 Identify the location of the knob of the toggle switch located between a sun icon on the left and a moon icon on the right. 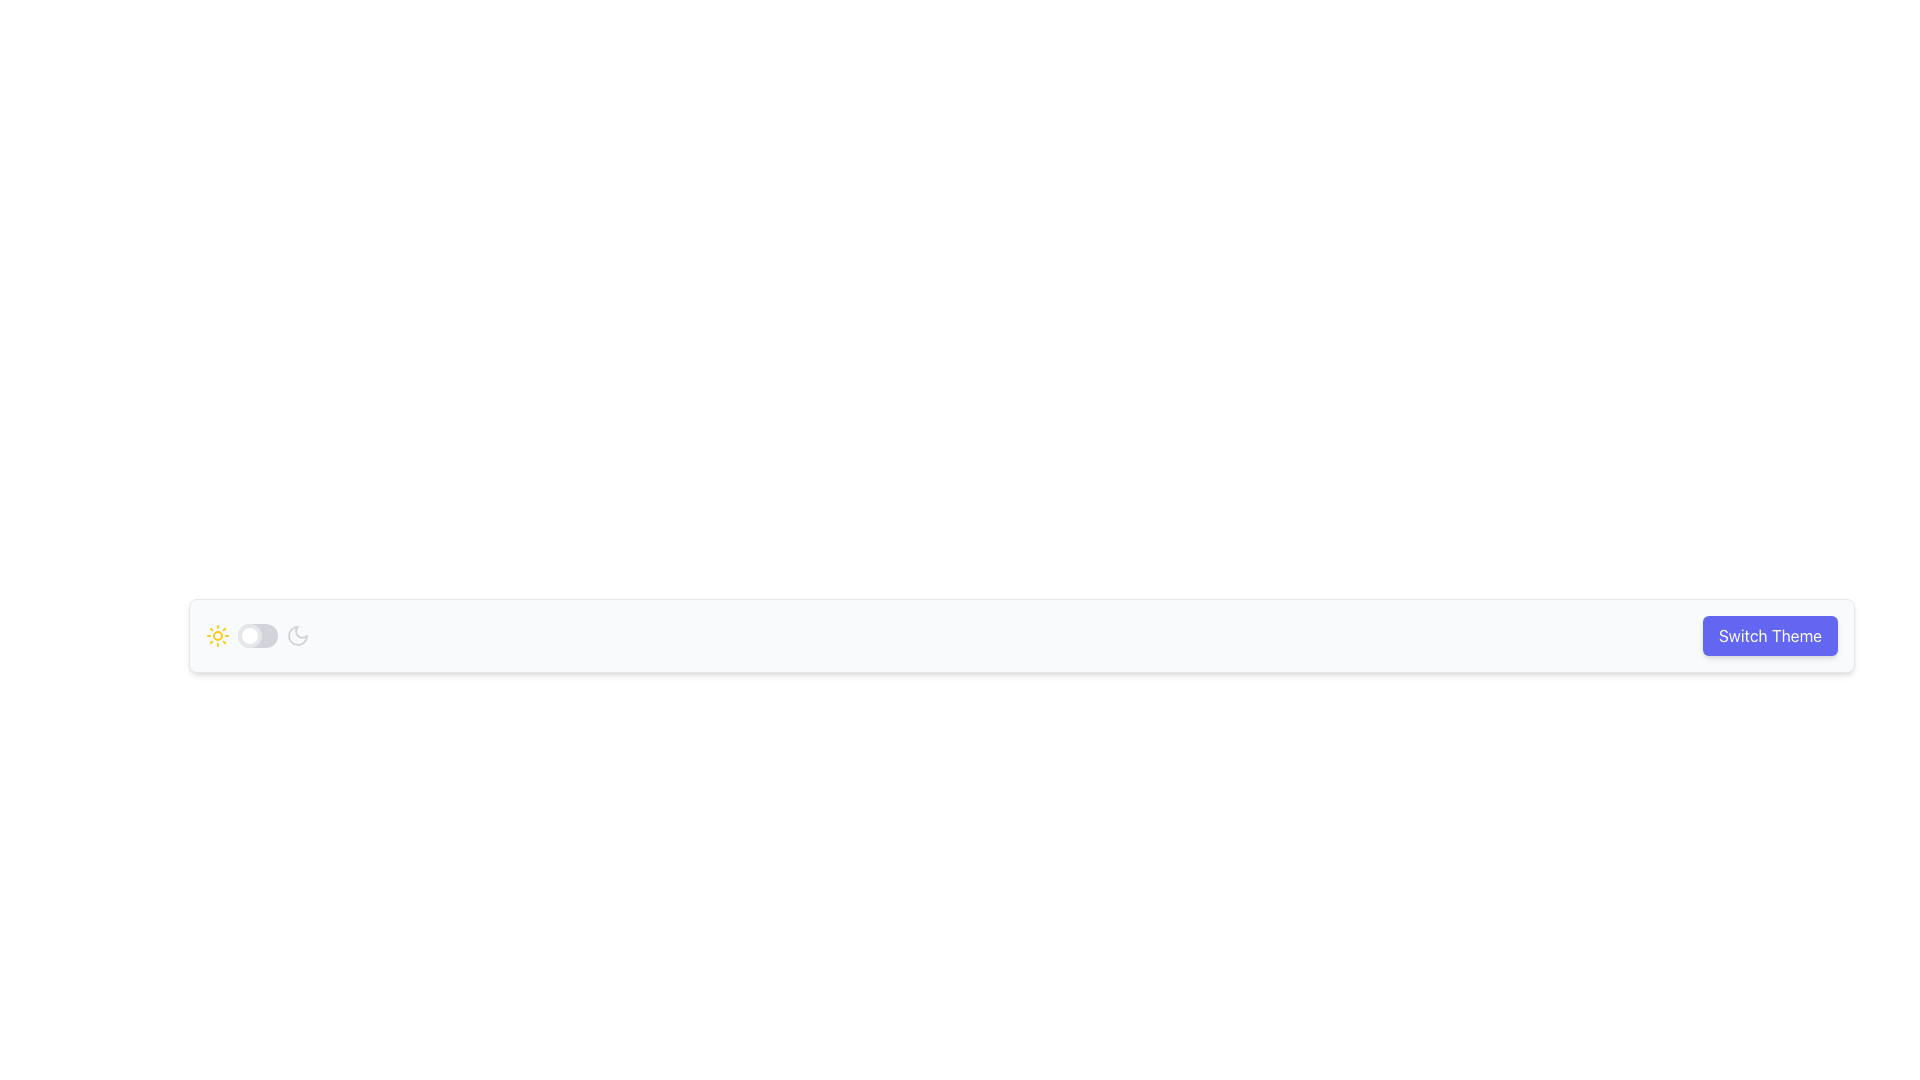
(257, 636).